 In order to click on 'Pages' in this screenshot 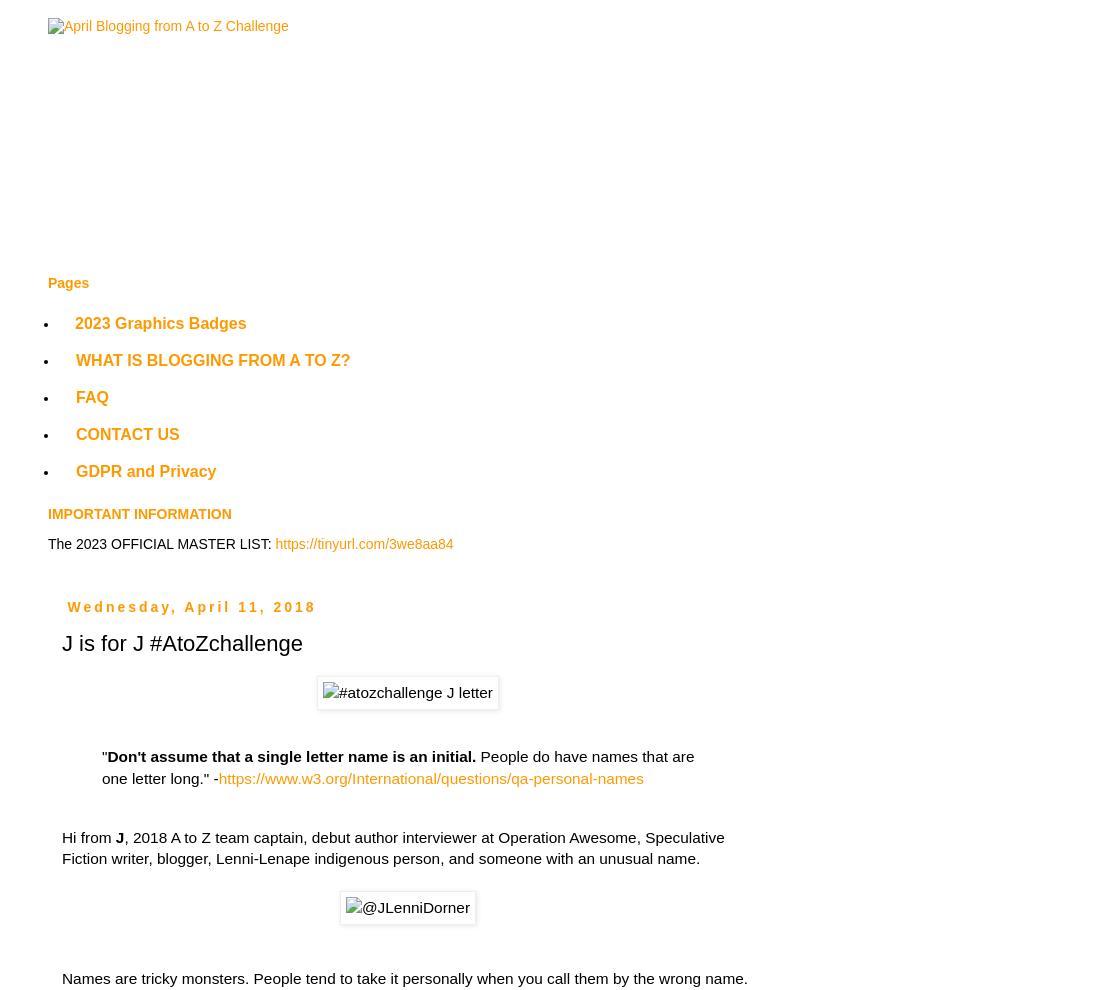, I will do `click(67, 283)`.